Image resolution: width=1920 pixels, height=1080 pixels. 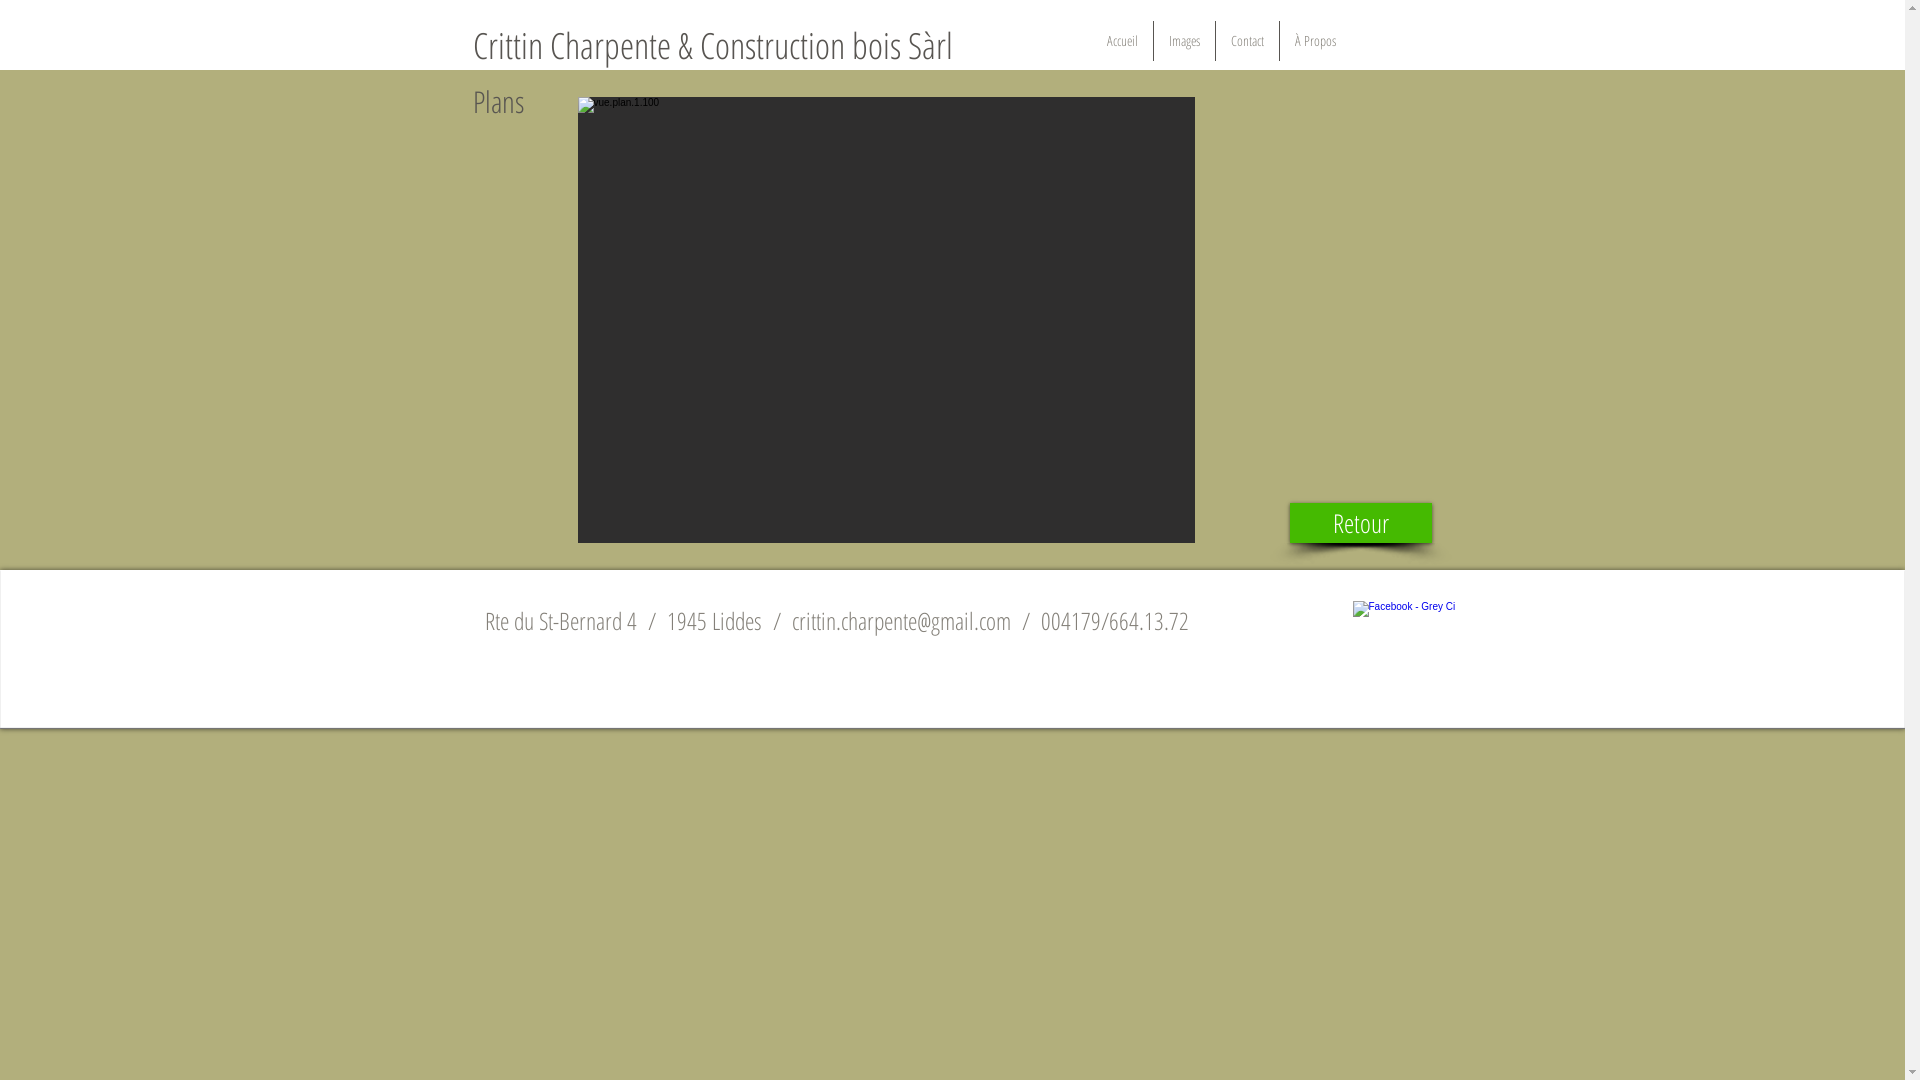 What do you see at coordinates (1290, 522) in the screenshot?
I see `'Retour'` at bounding box center [1290, 522].